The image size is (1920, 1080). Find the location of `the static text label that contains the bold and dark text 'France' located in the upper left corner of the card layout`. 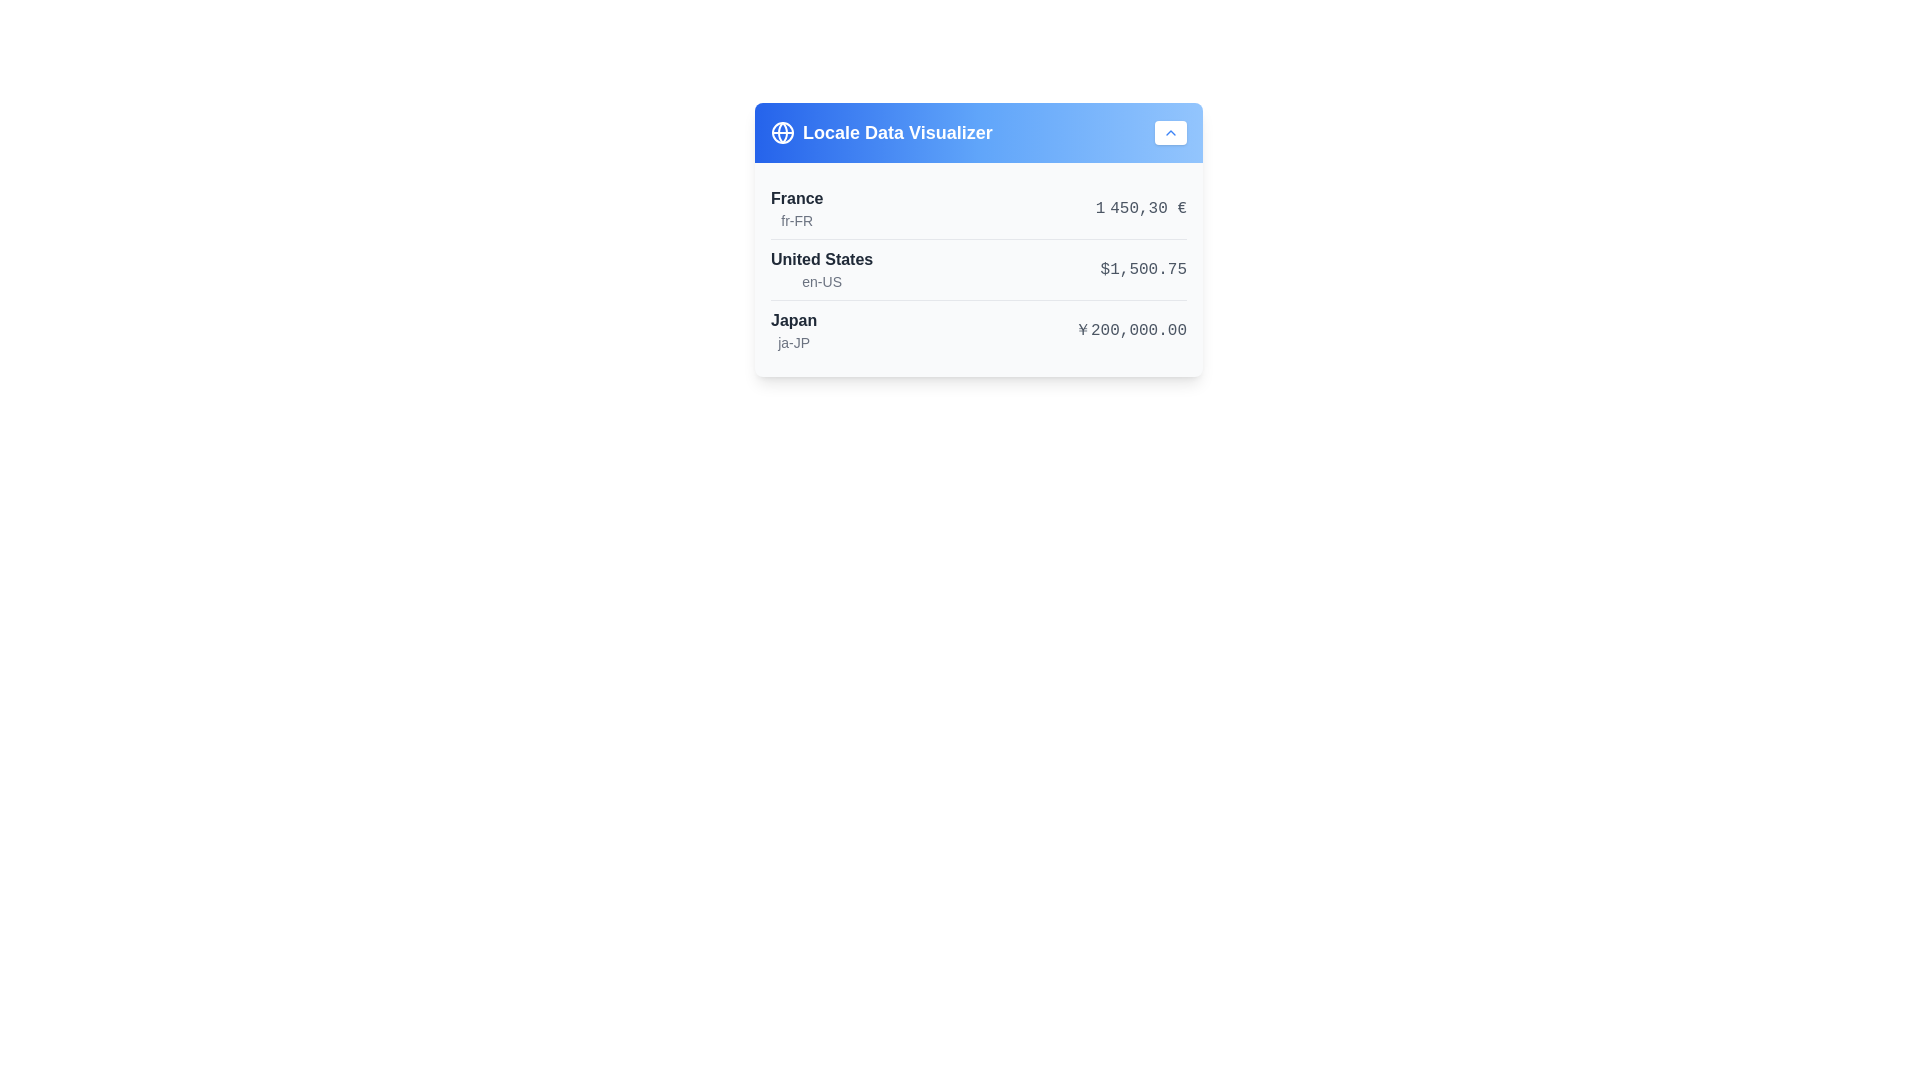

the static text label that contains the bold and dark text 'France' located in the upper left corner of the card layout is located at coordinates (796, 199).